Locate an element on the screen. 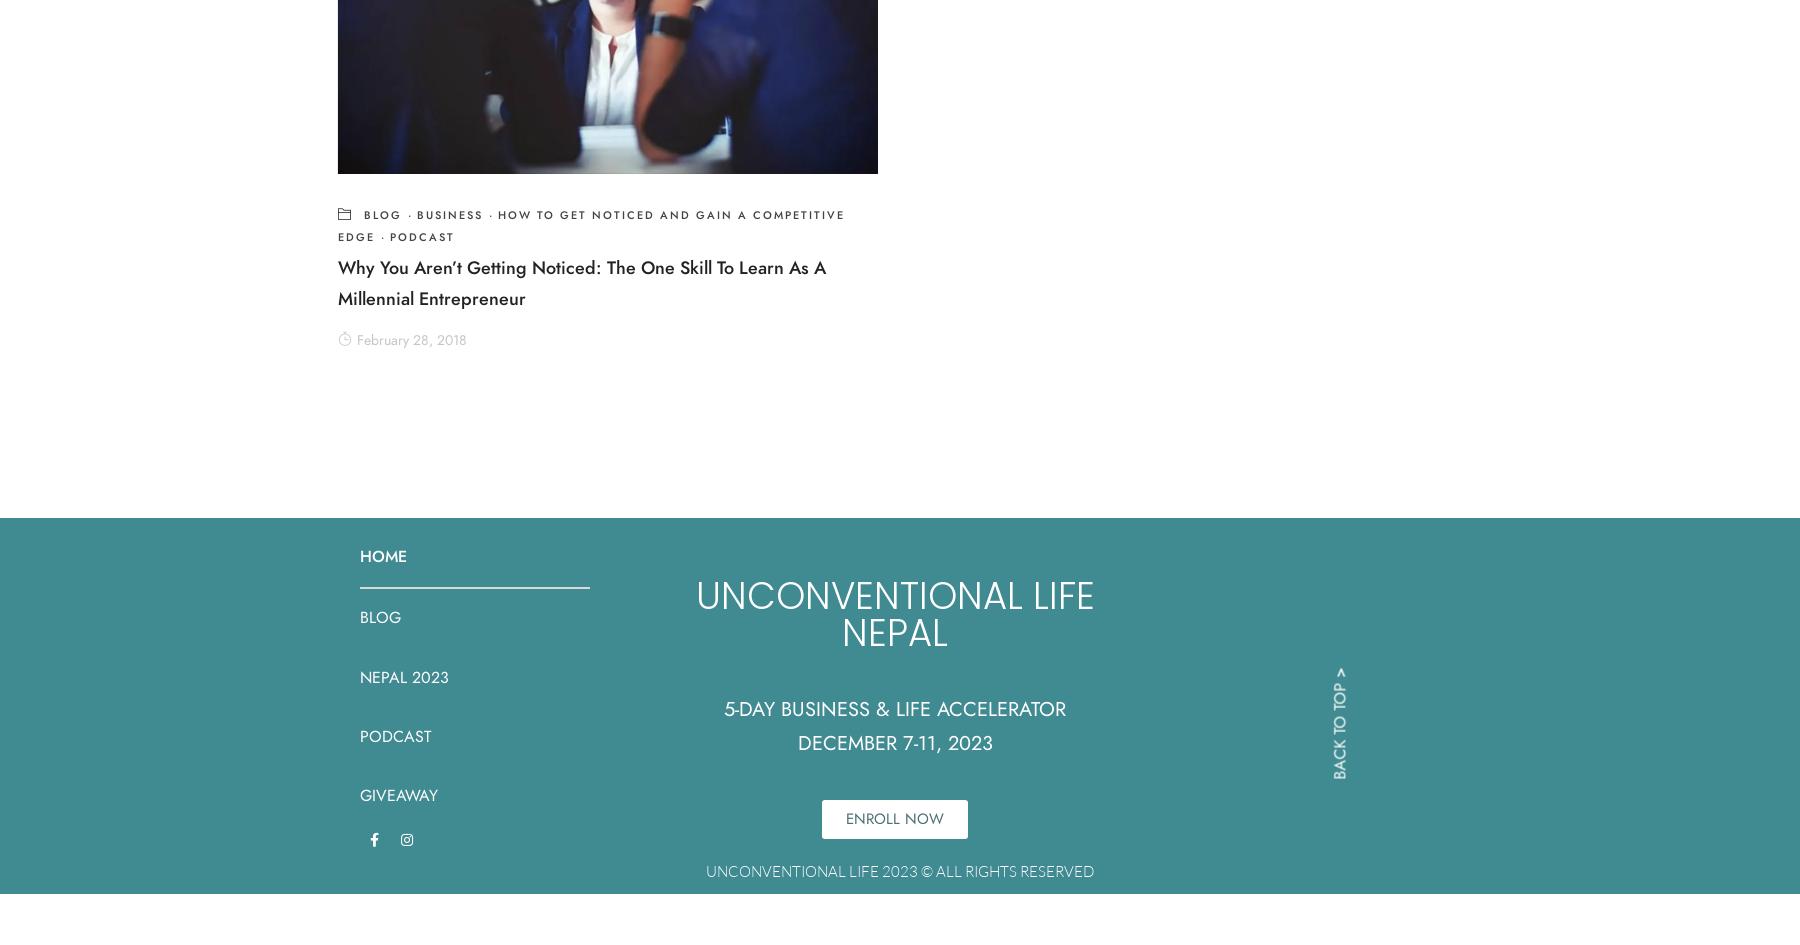 The image size is (1800, 945). 'HOME' is located at coordinates (383, 556).